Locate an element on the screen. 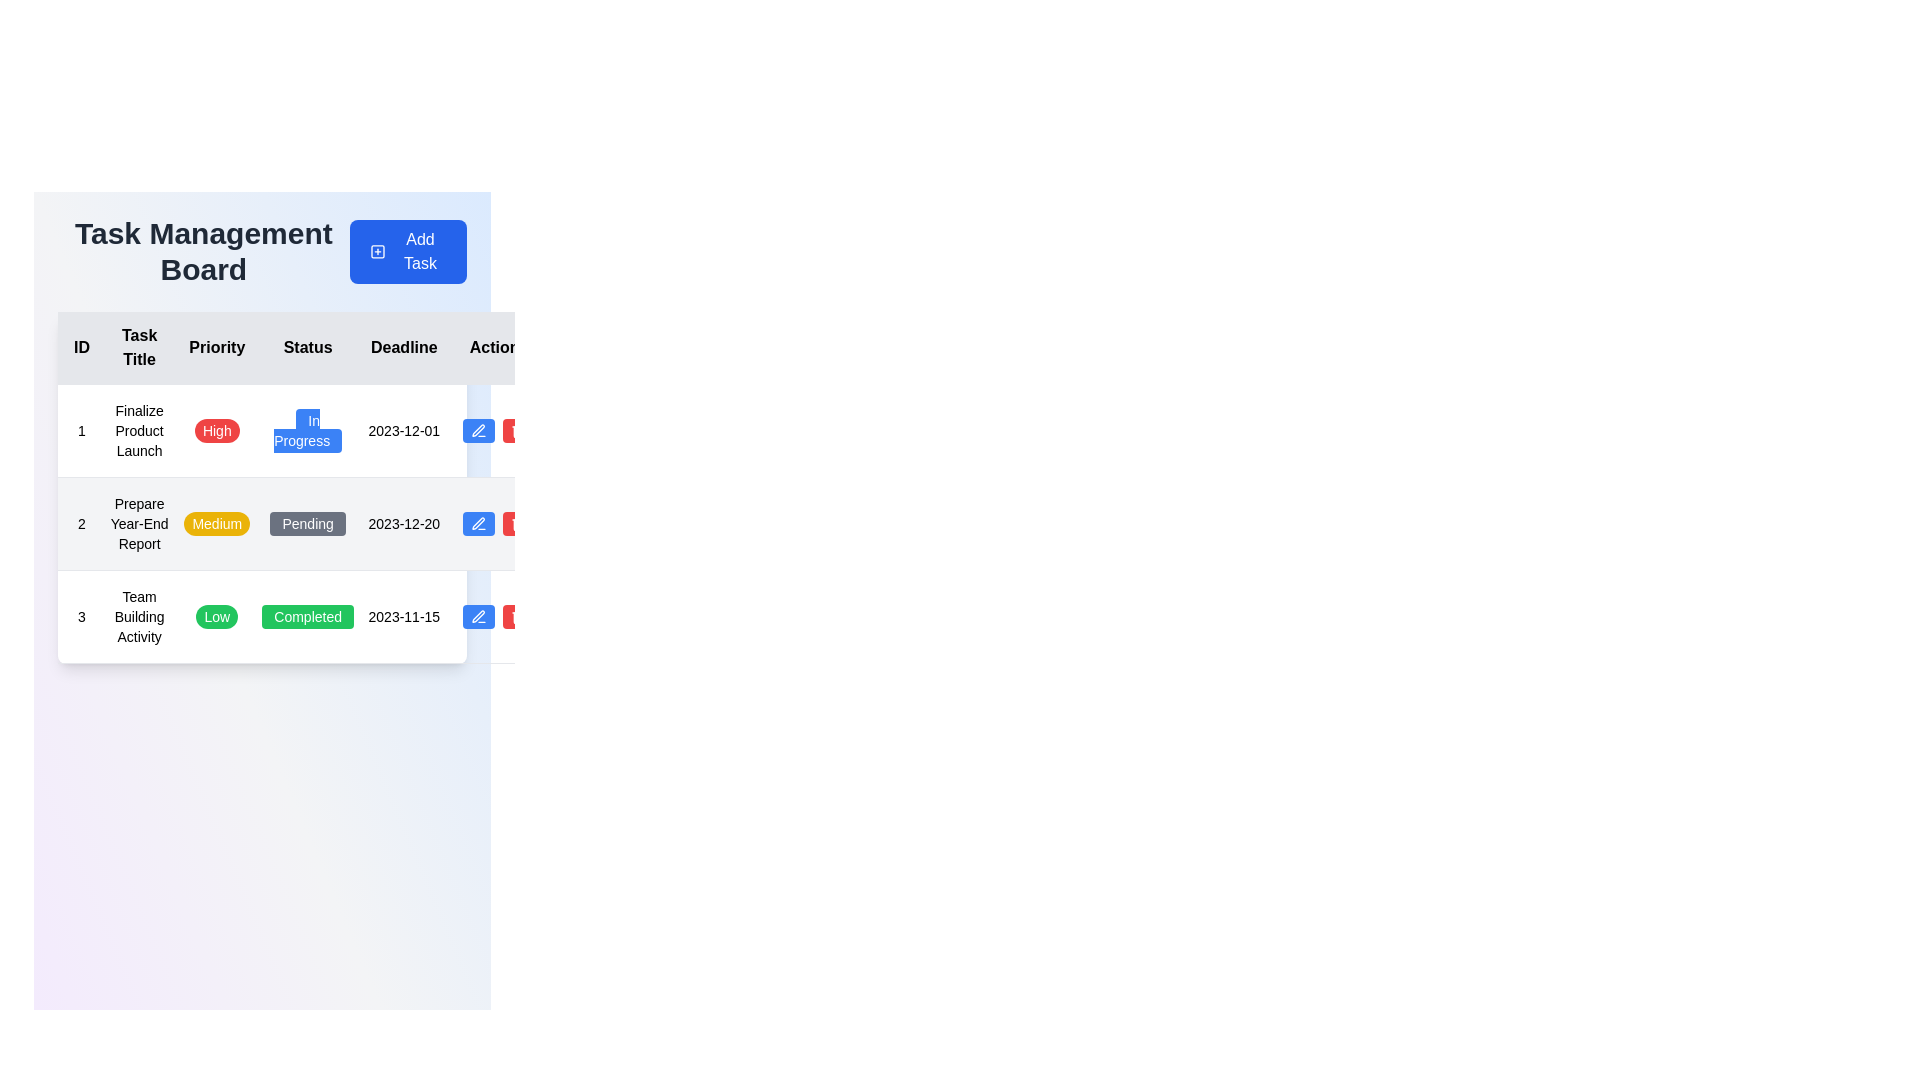  the 'Status' text label, which is bold and centered in the fourth column header of the task management table, located between 'Priority' and 'Deadline' is located at coordinates (307, 347).